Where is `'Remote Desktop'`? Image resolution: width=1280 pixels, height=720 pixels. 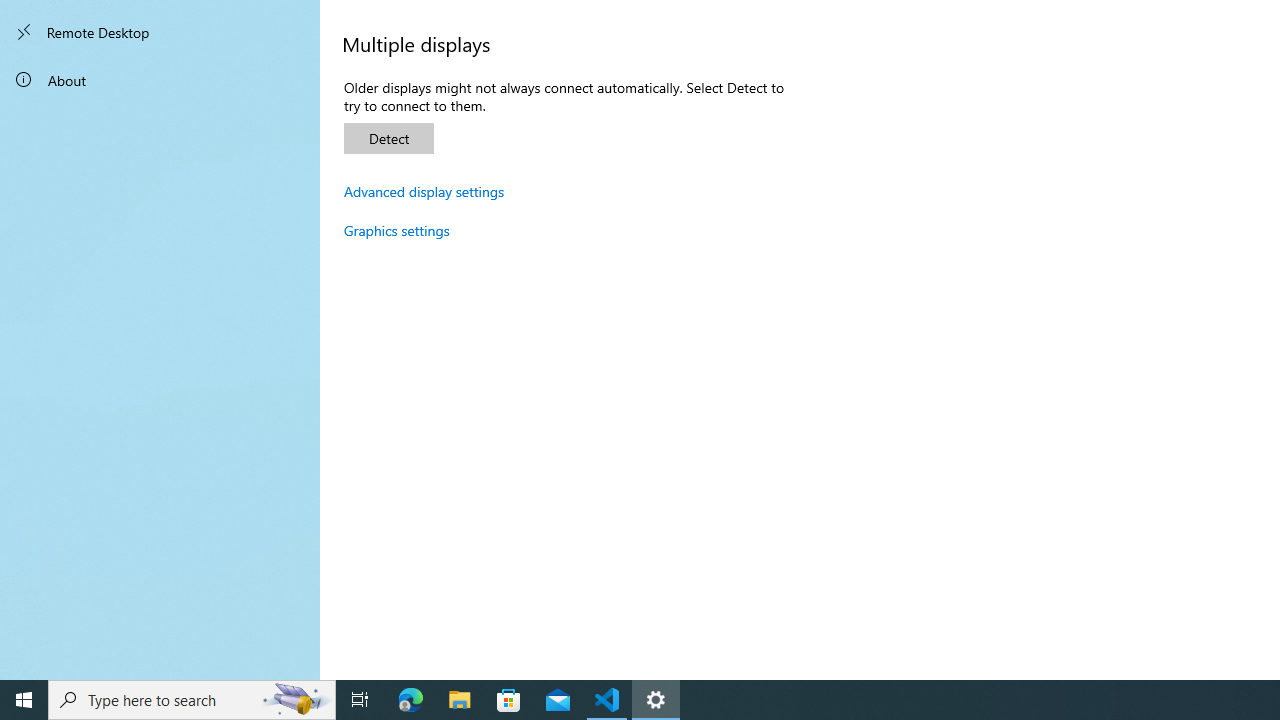 'Remote Desktop' is located at coordinates (160, 32).